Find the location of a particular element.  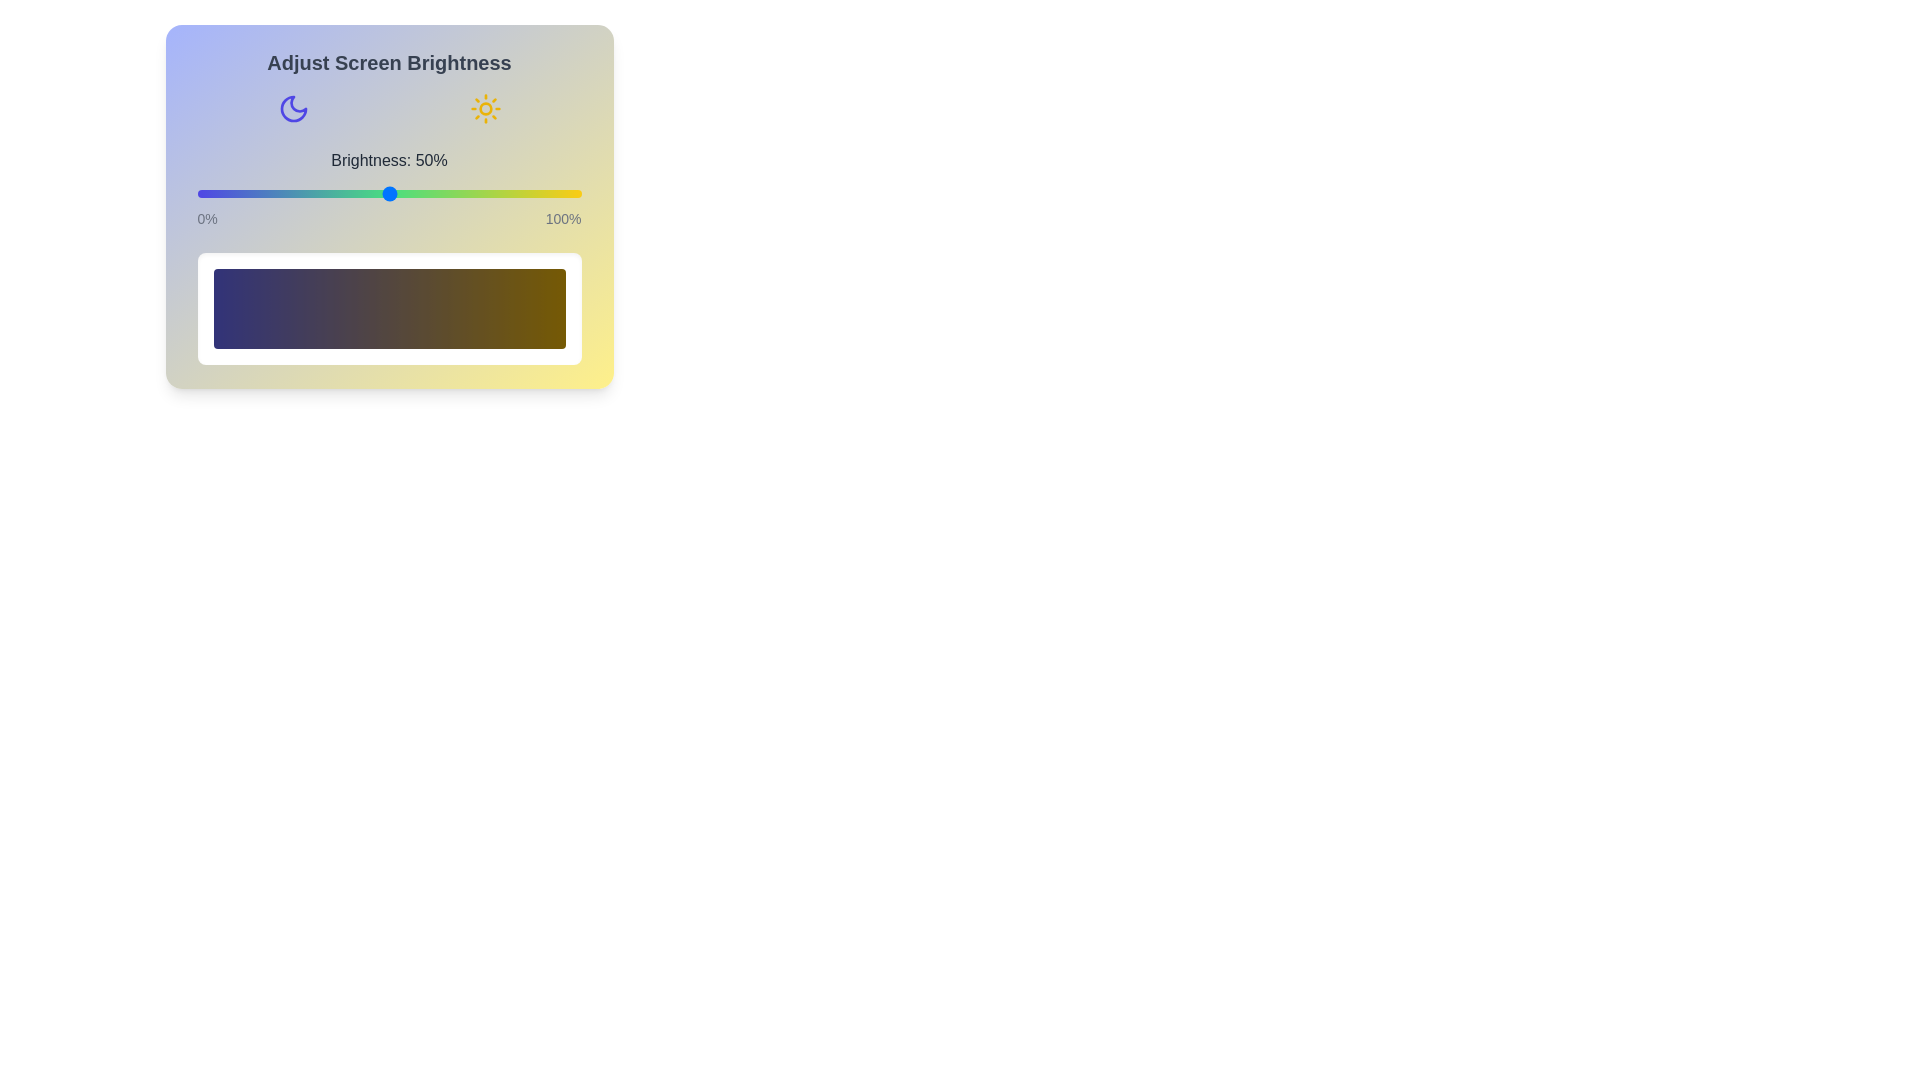

the brightness slider to 25% is located at coordinates (292, 193).